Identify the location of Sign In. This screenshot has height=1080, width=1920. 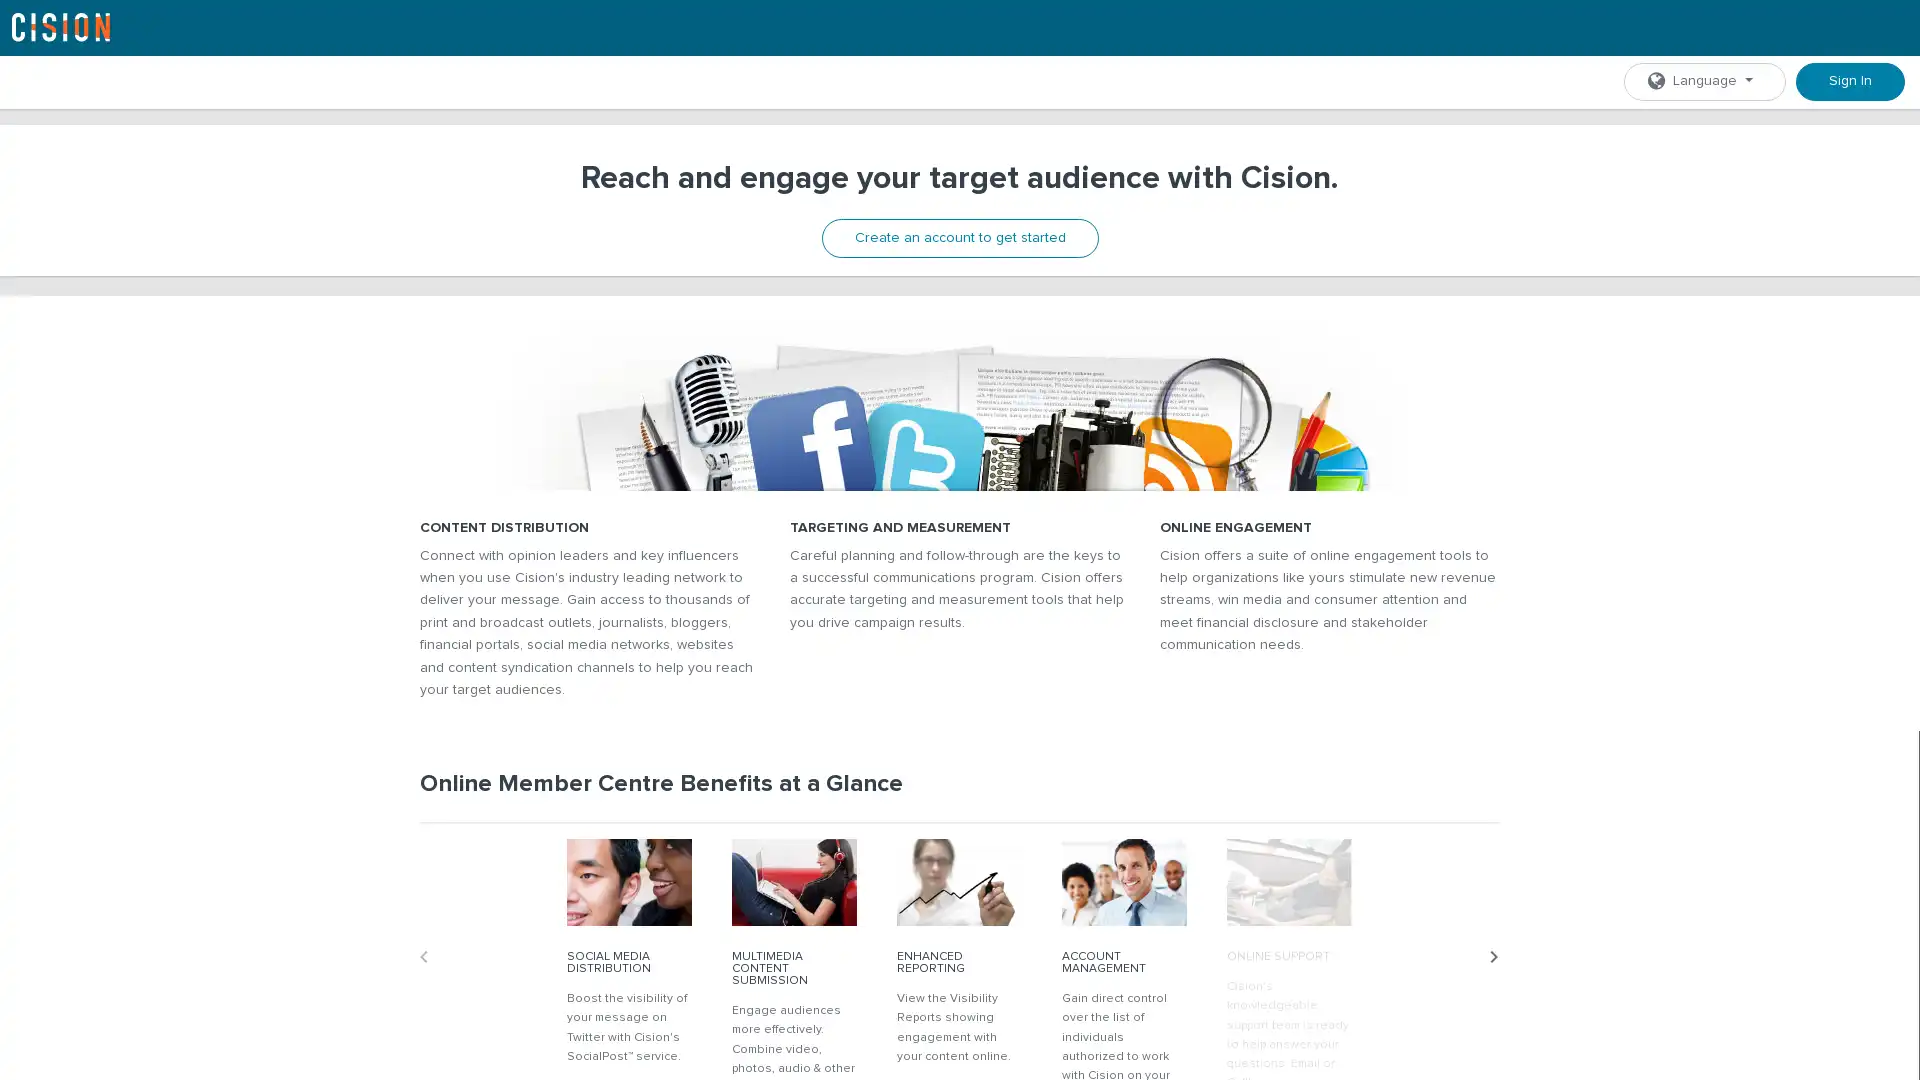
(1849, 80).